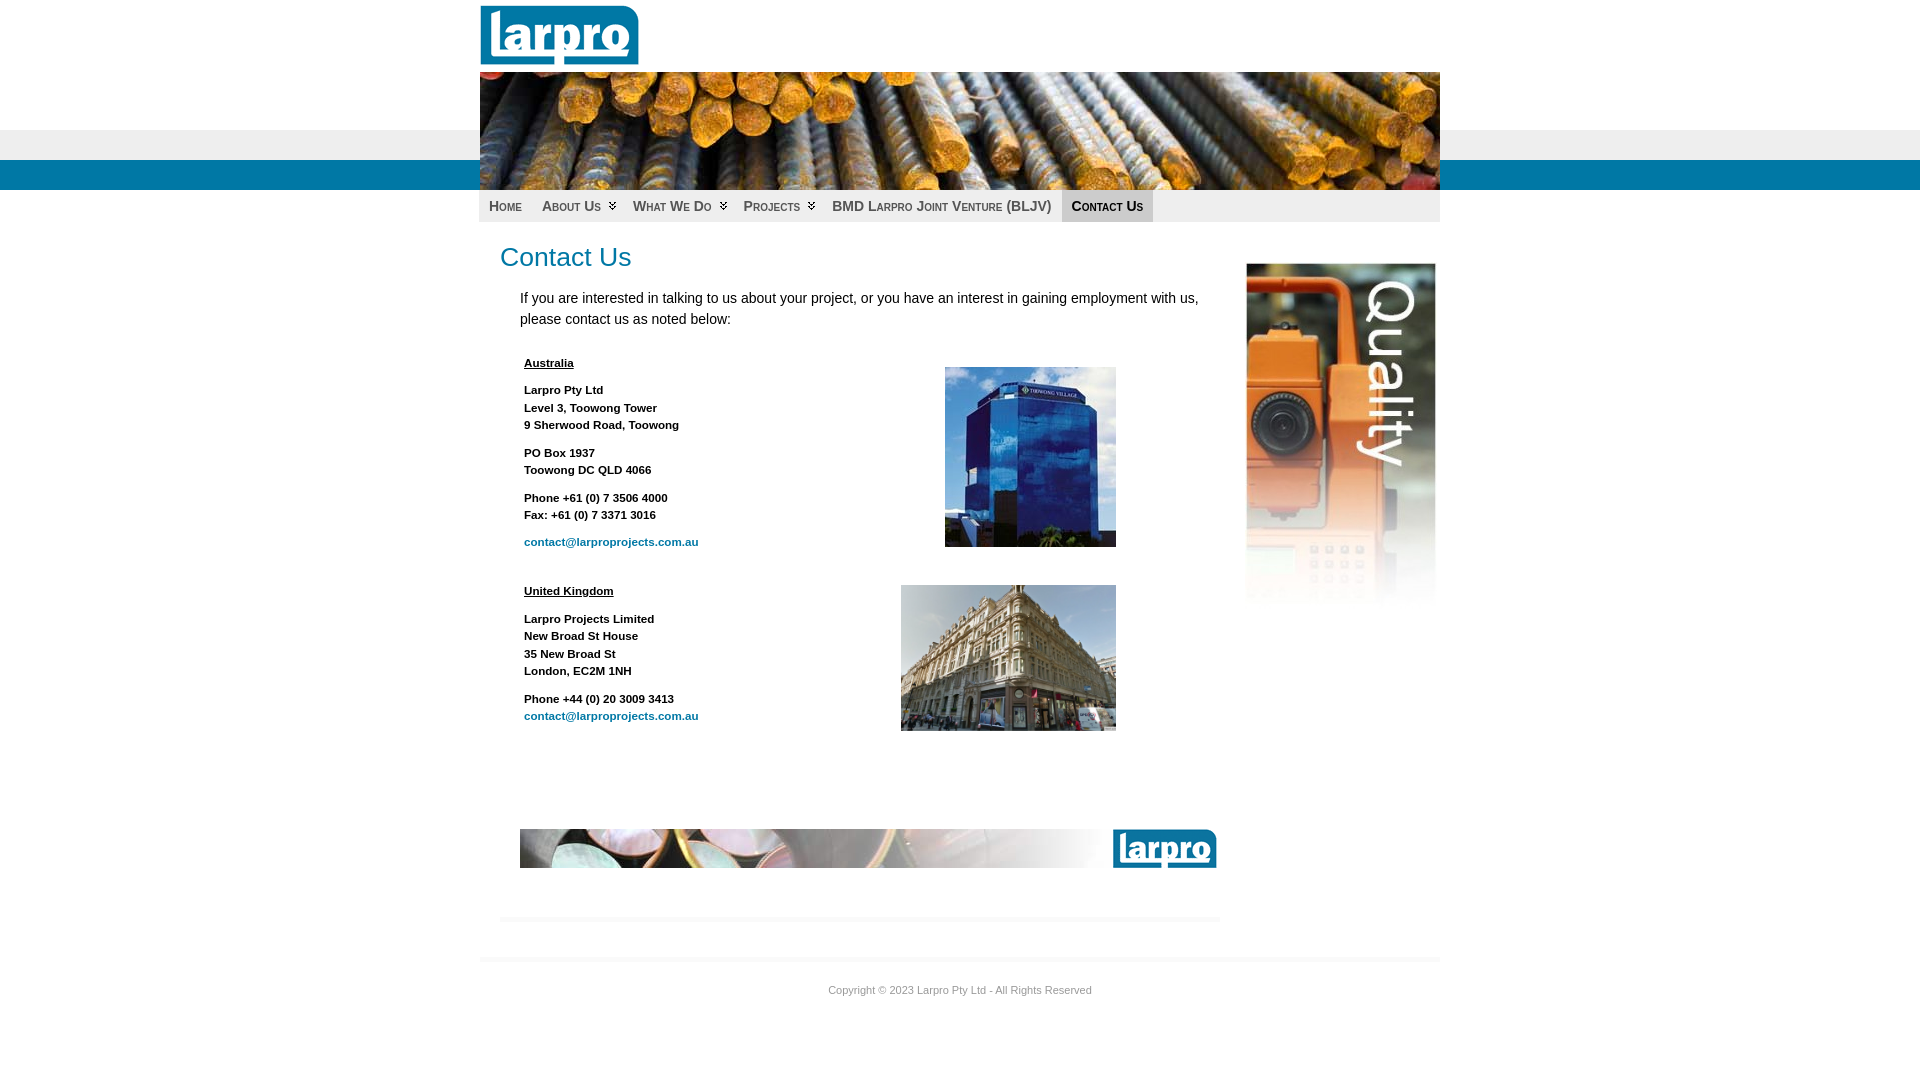  What do you see at coordinates (610, 714) in the screenshot?
I see `'contact@larproprojects.com.au'` at bounding box center [610, 714].